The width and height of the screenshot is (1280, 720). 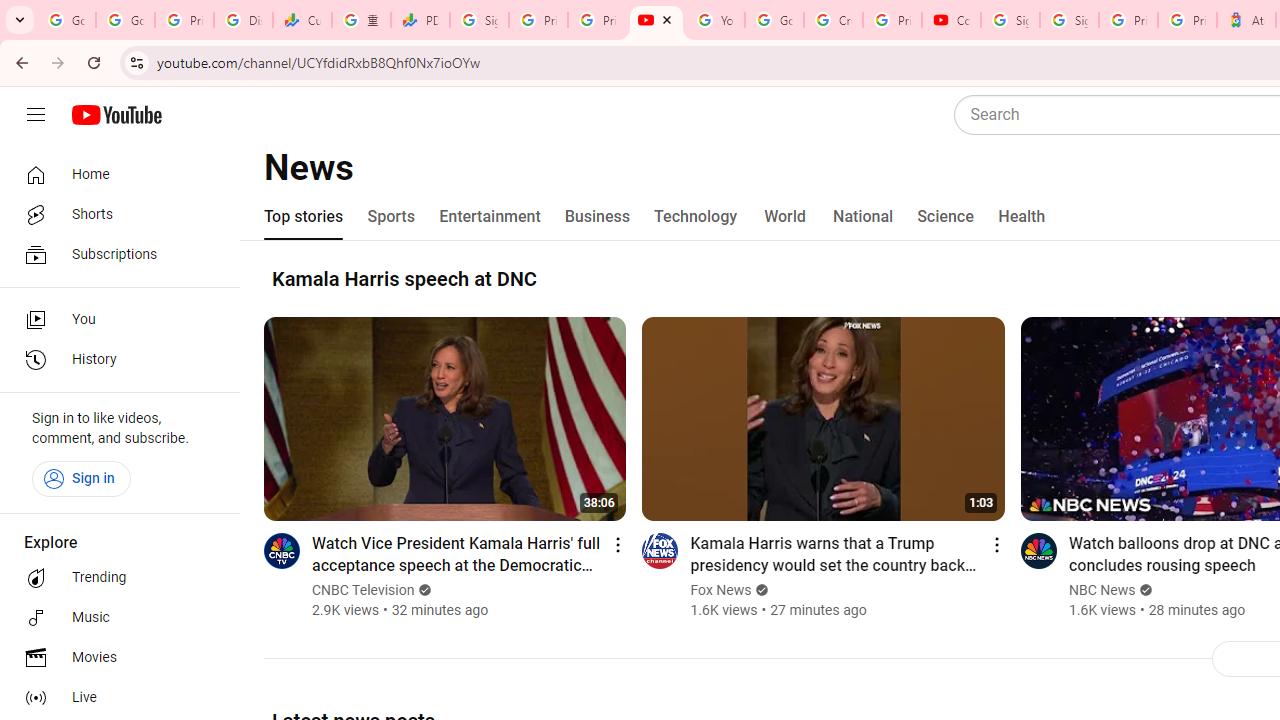 I want to click on 'Shorts', so click(x=112, y=214).